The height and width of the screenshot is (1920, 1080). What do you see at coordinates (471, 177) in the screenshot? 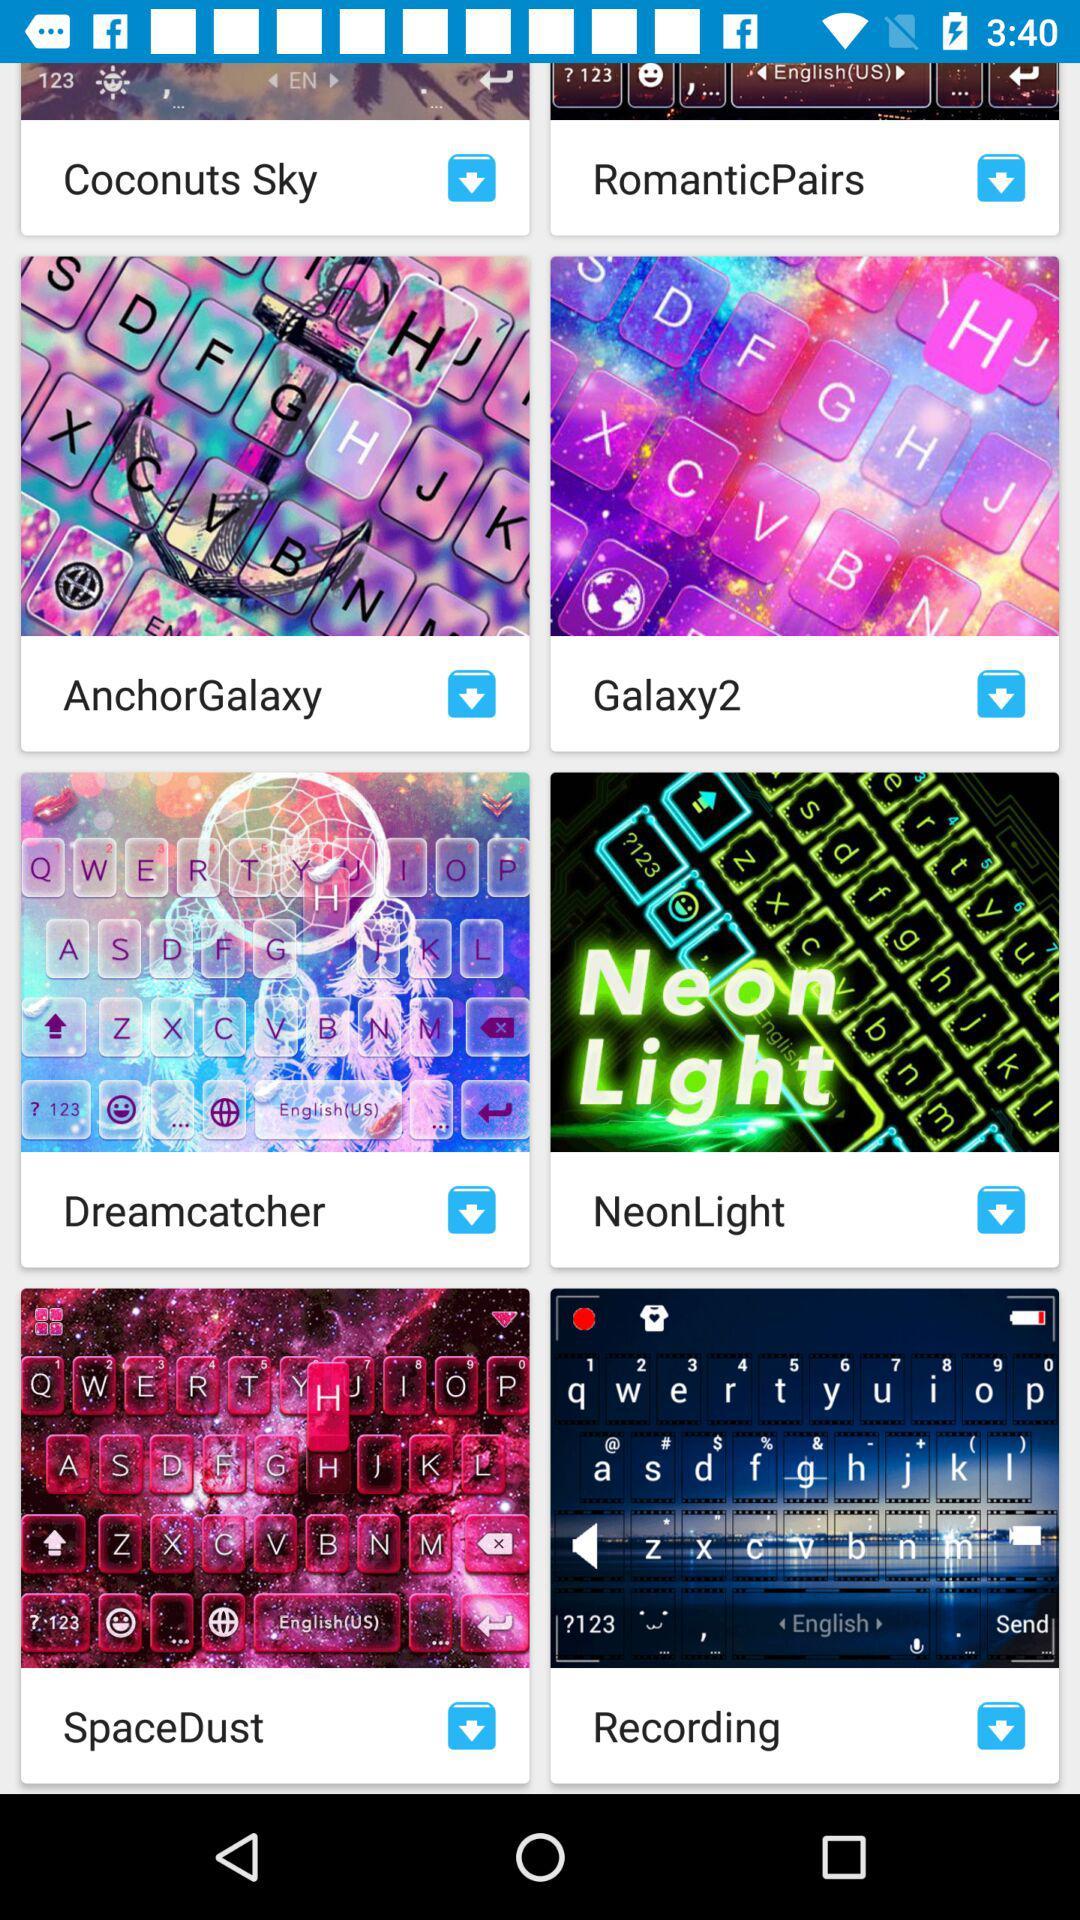
I see `archive coconuts sky` at bounding box center [471, 177].